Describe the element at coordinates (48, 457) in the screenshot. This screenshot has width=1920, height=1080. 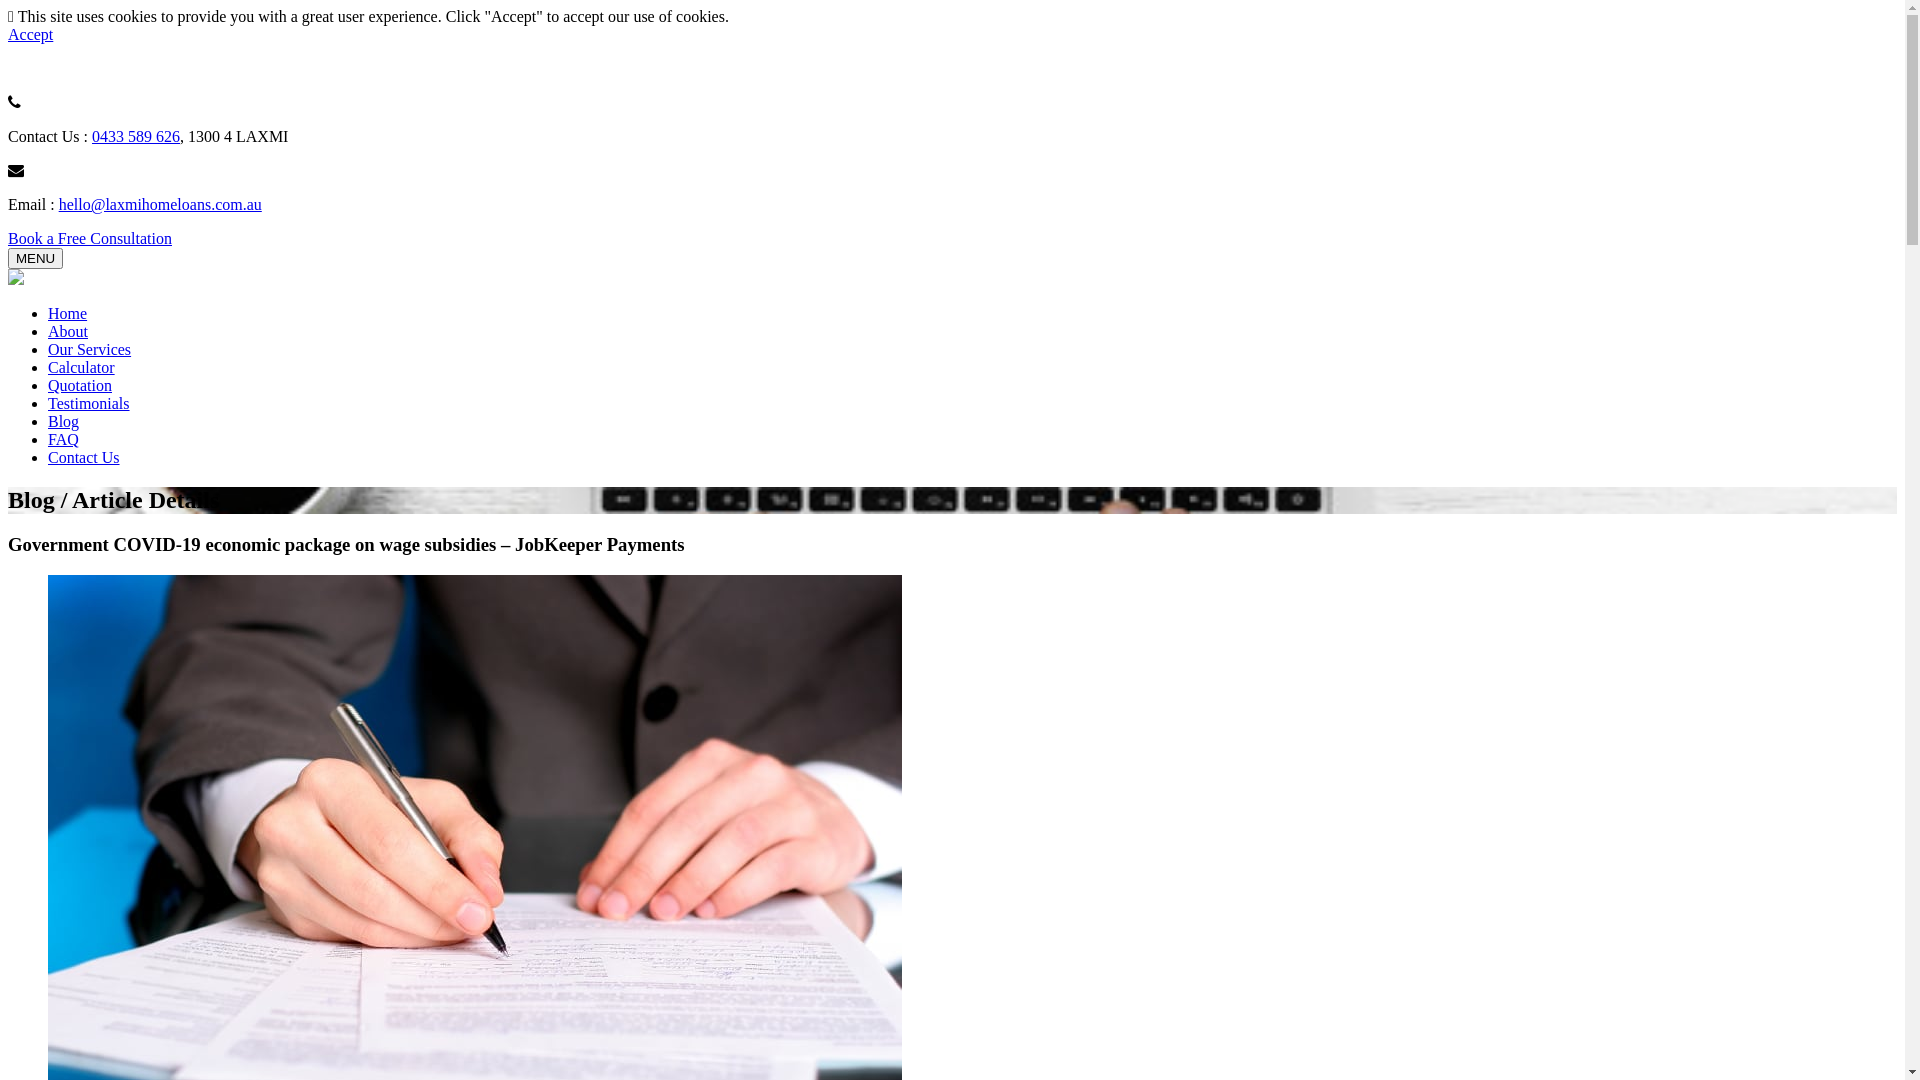
I see `'Contact Us'` at that location.